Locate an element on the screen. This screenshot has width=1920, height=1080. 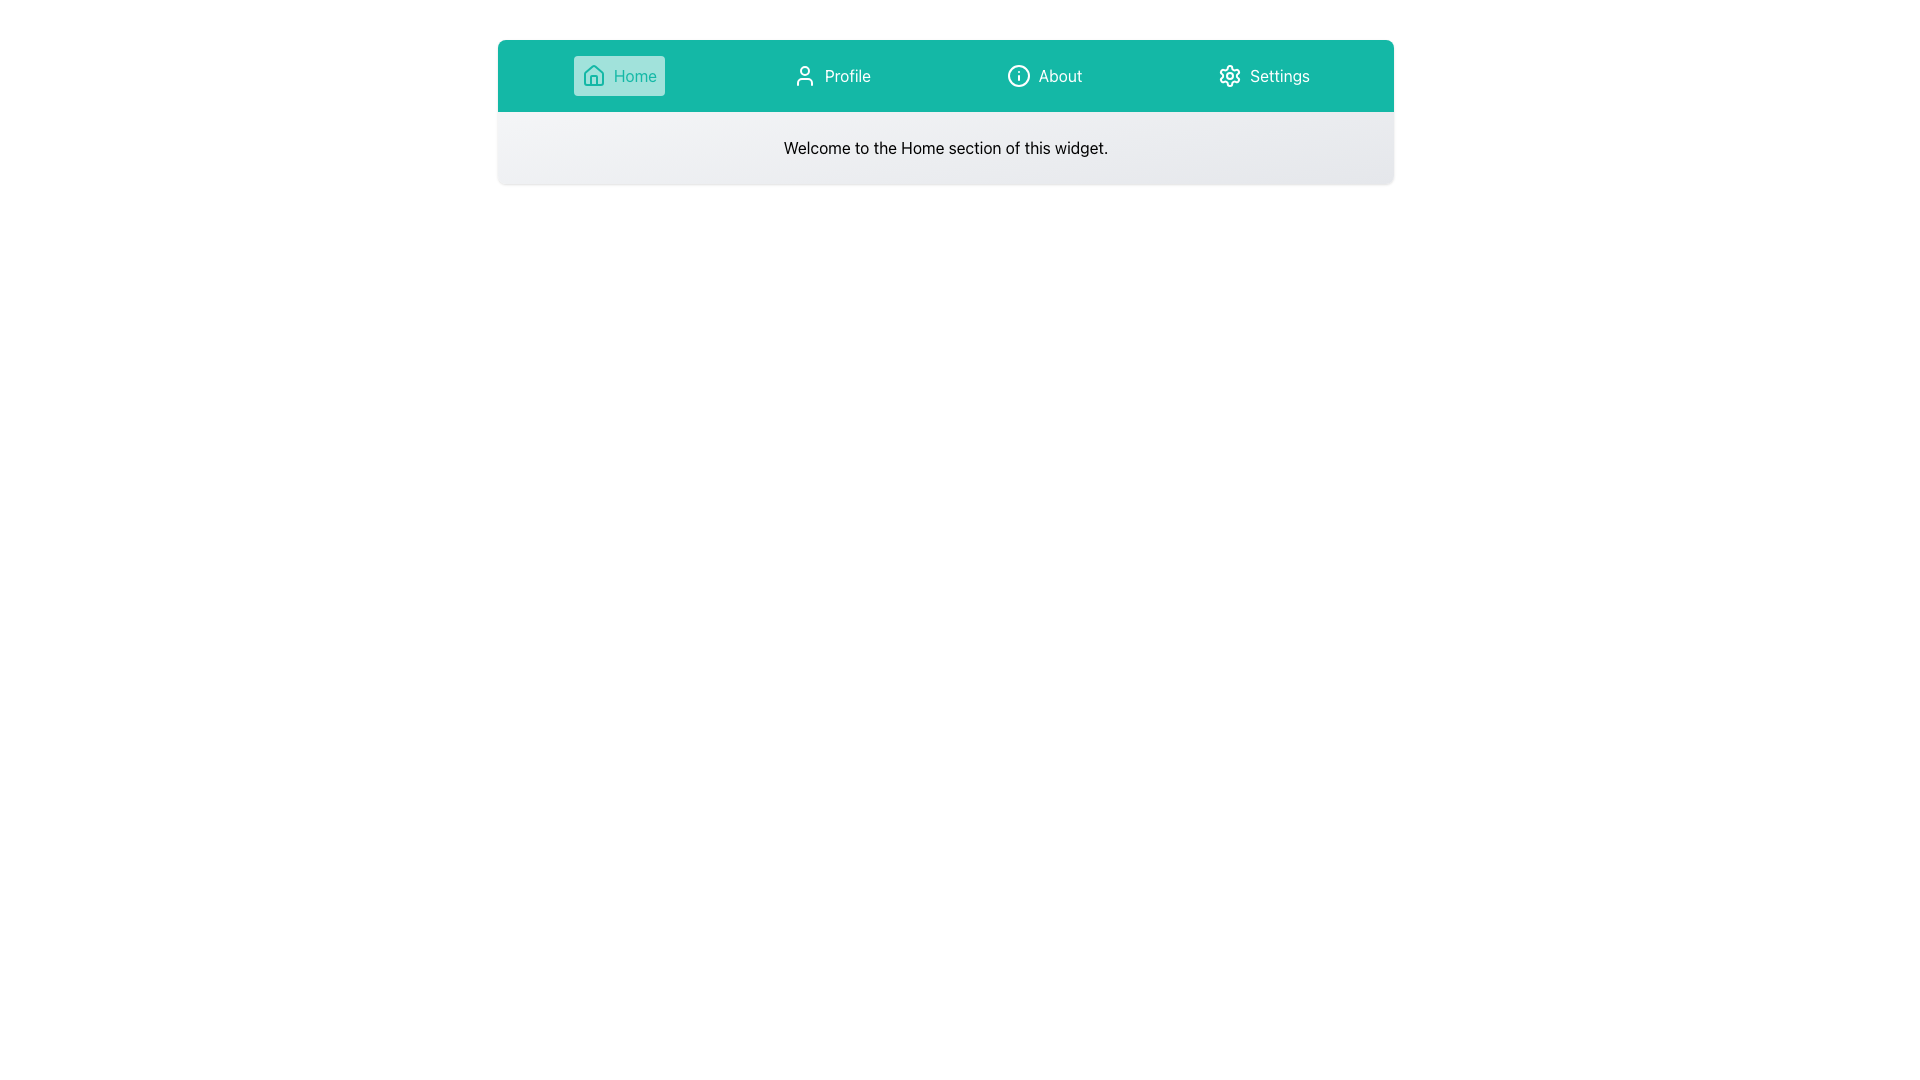
the 'About' button in the teal navigation bar is located at coordinates (1043, 75).